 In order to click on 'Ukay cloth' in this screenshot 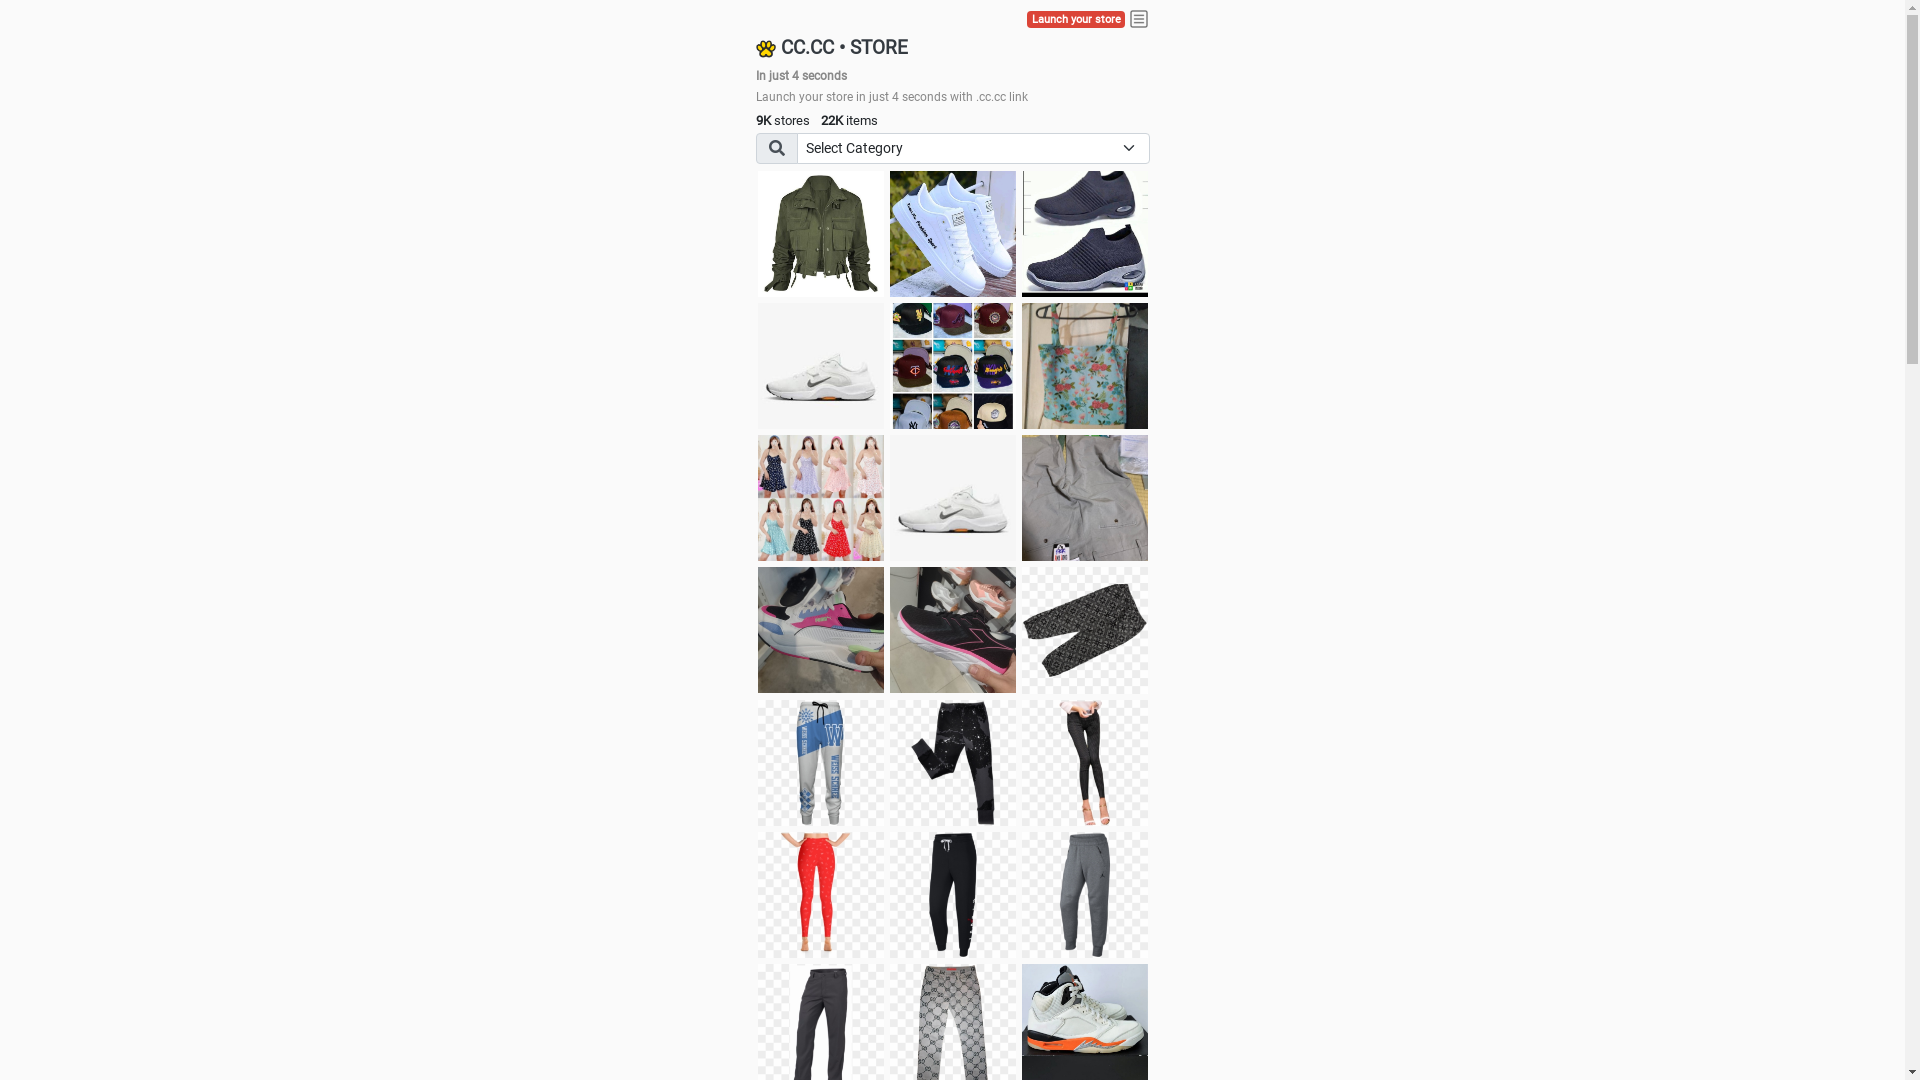, I will do `click(1083, 366)`.